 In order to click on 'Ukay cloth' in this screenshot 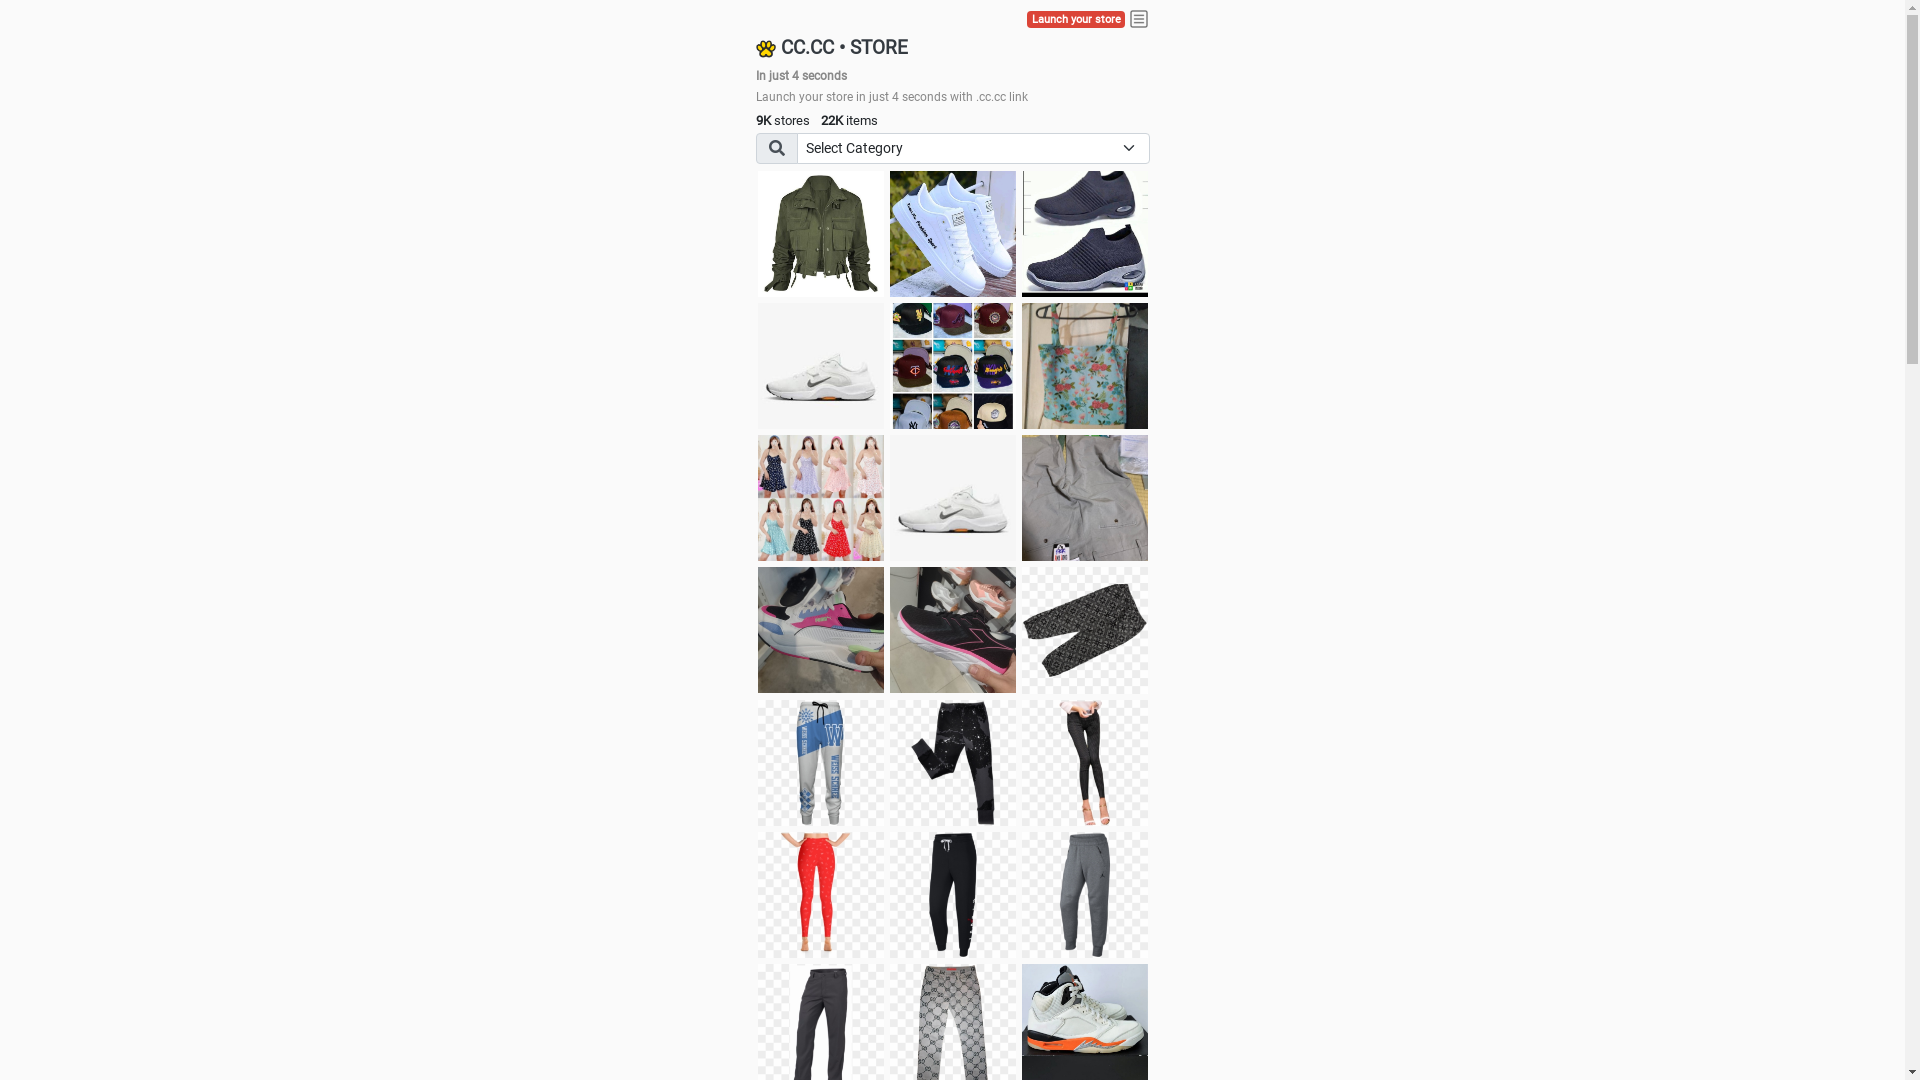, I will do `click(1083, 366)`.